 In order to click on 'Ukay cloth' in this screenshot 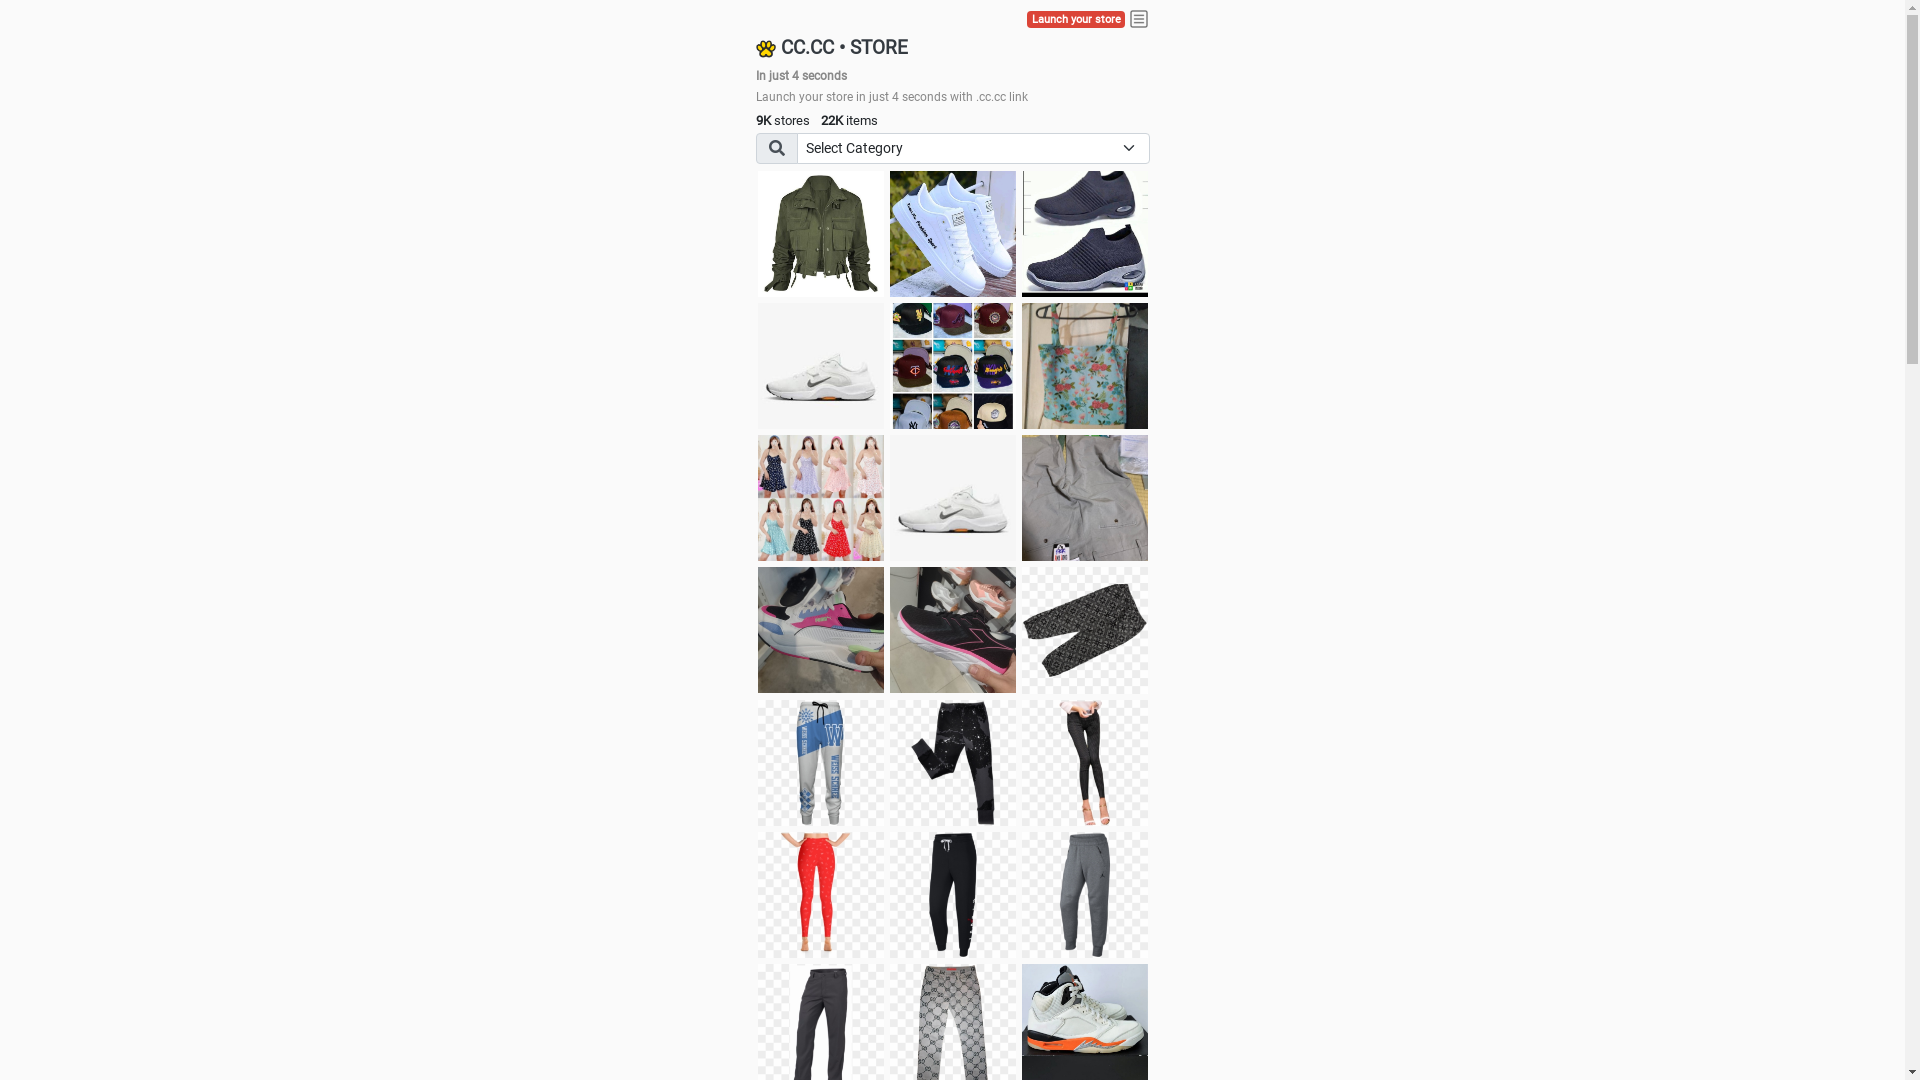, I will do `click(1083, 366)`.